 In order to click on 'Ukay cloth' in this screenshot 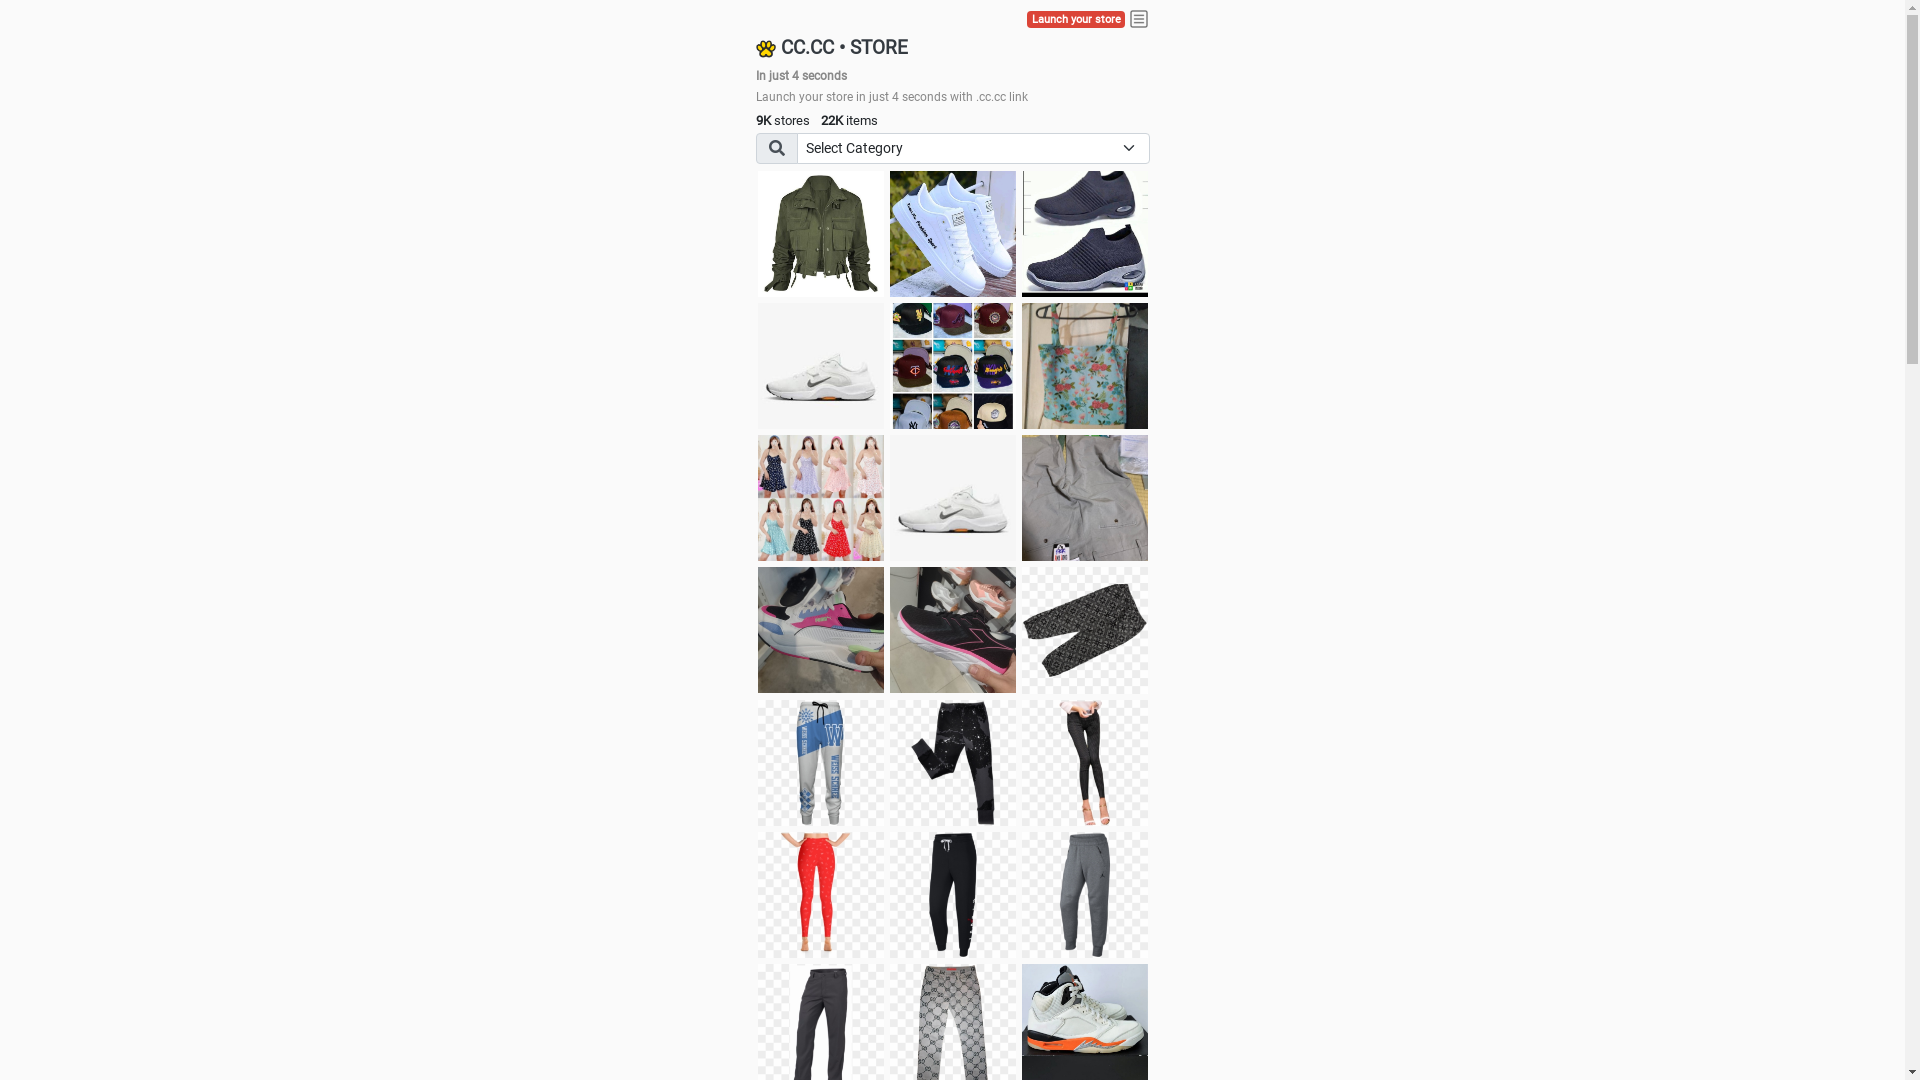, I will do `click(1083, 366)`.